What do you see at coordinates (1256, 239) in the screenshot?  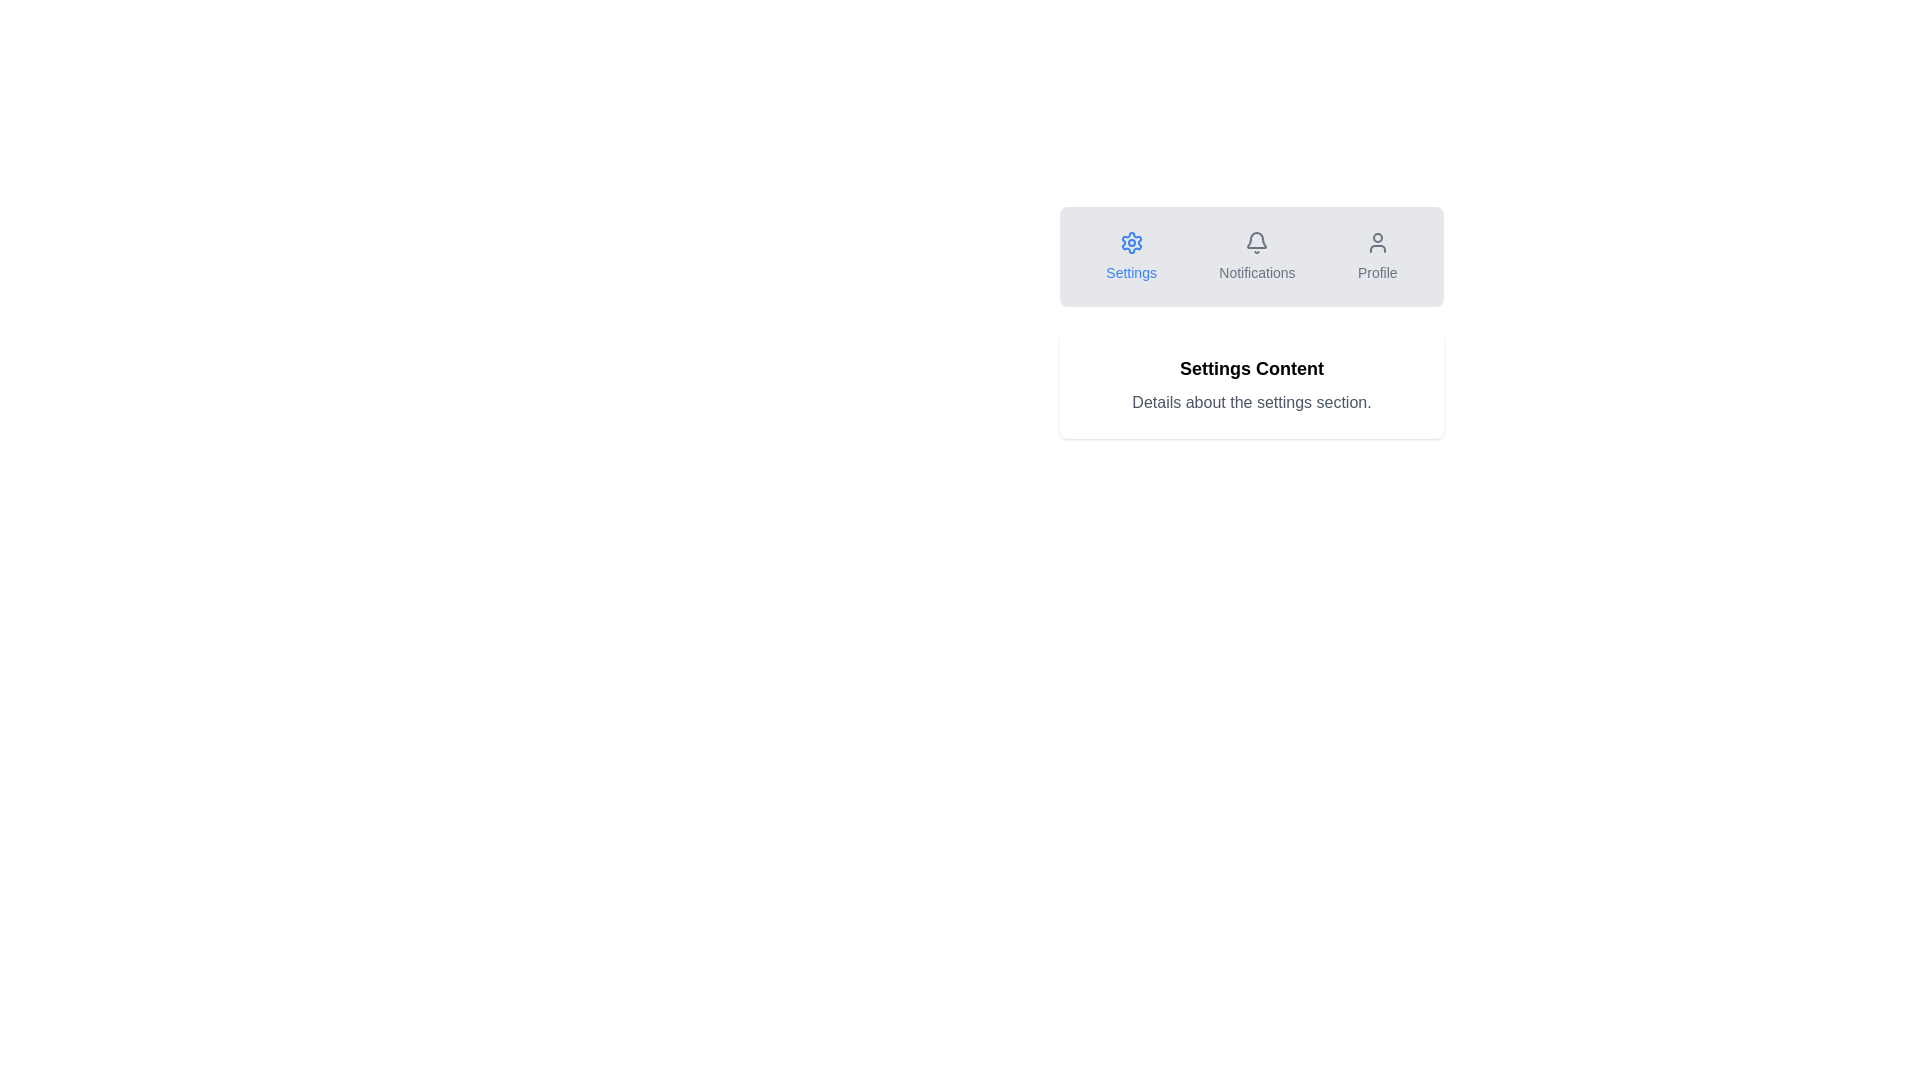 I see `the bell-shaped icon in the notification section` at bounding box center [1256, 239].